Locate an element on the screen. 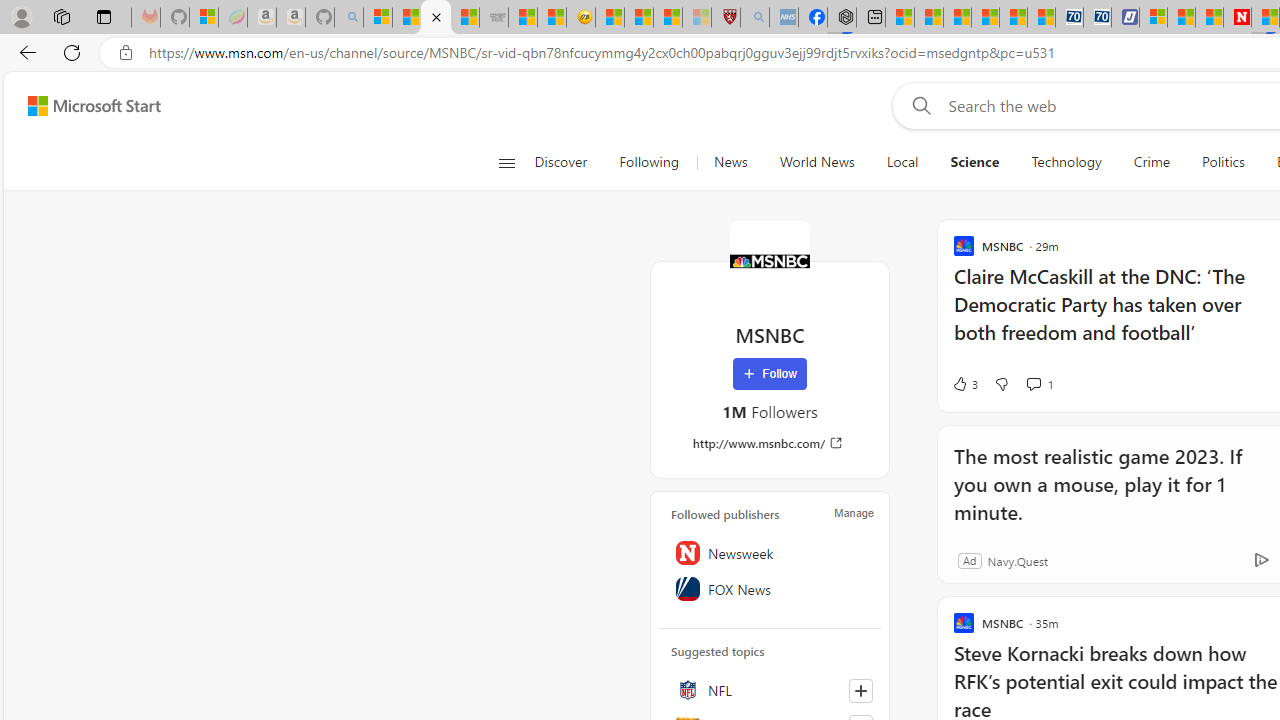  'Cheap Hotels - Save70.com' is located at coordinates (1096, 17).